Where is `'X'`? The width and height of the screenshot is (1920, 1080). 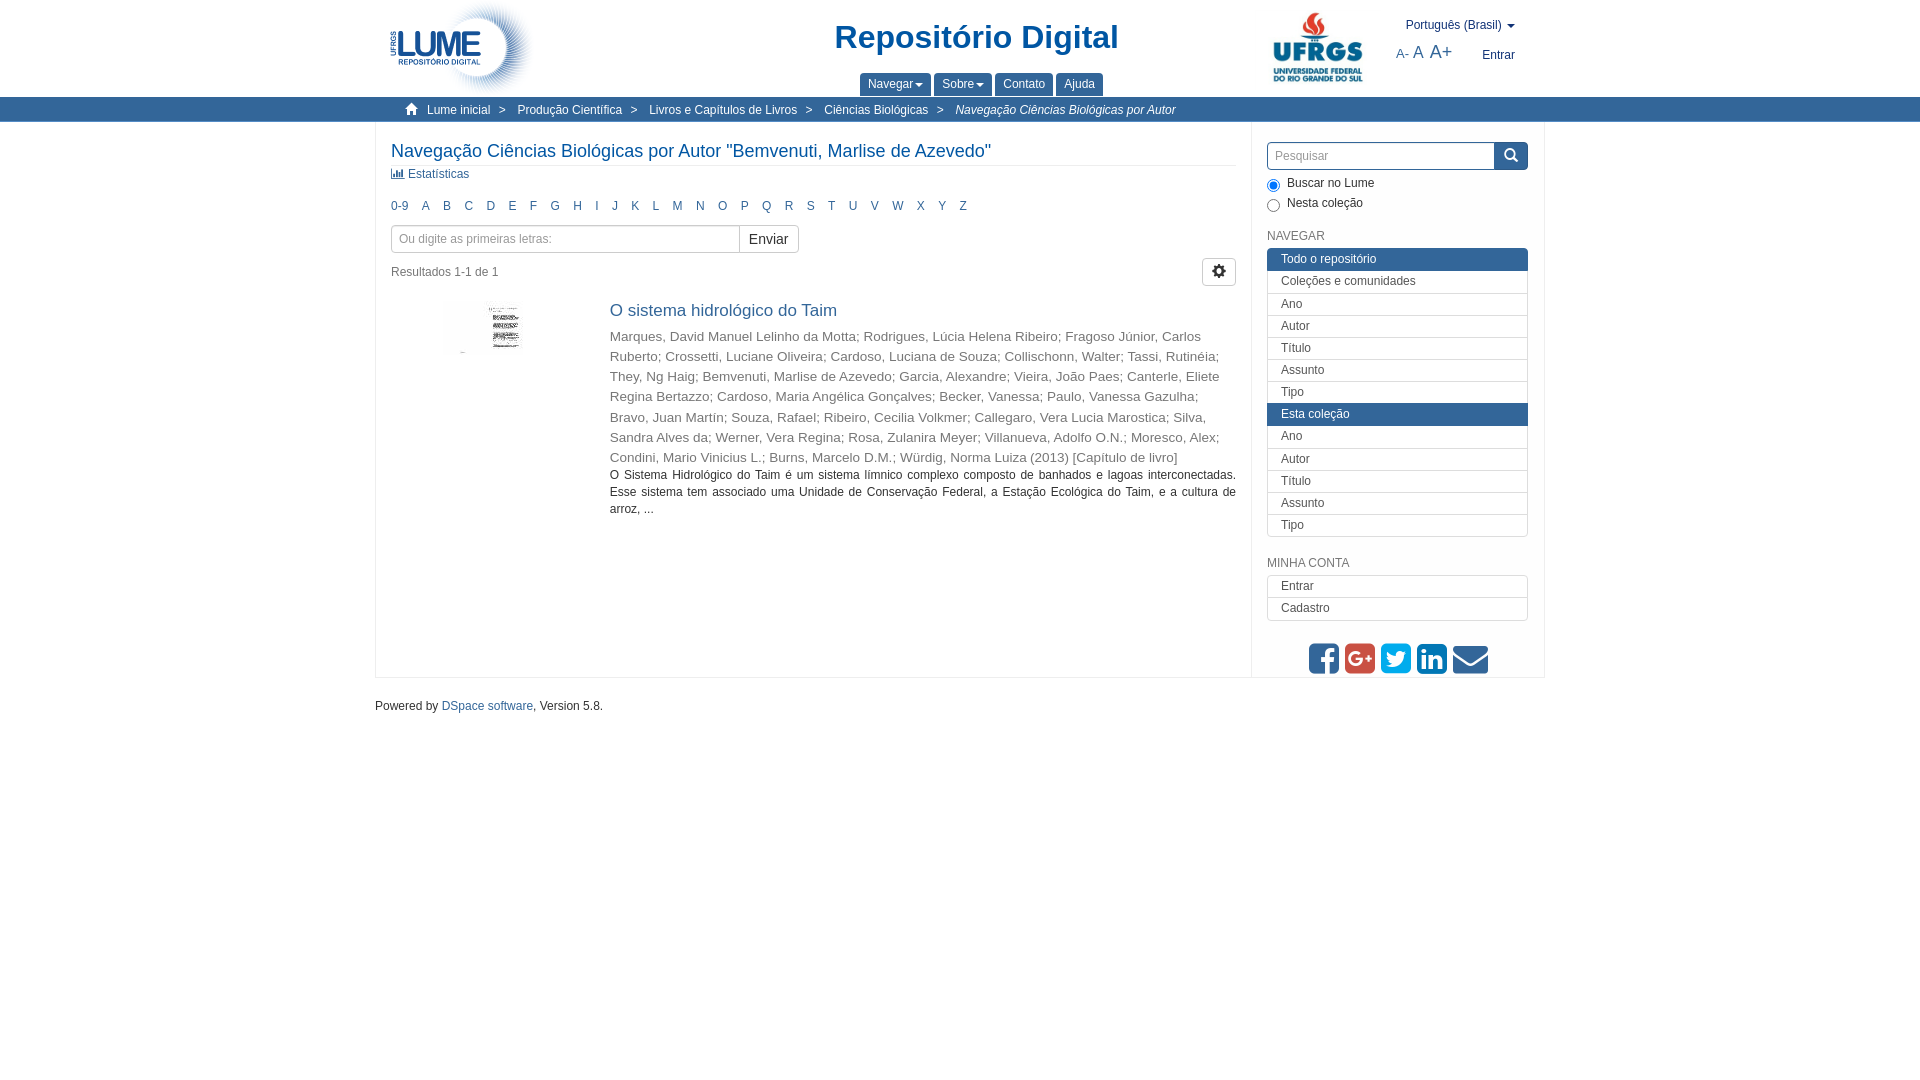
'X' is located at coordinates (920, 205).